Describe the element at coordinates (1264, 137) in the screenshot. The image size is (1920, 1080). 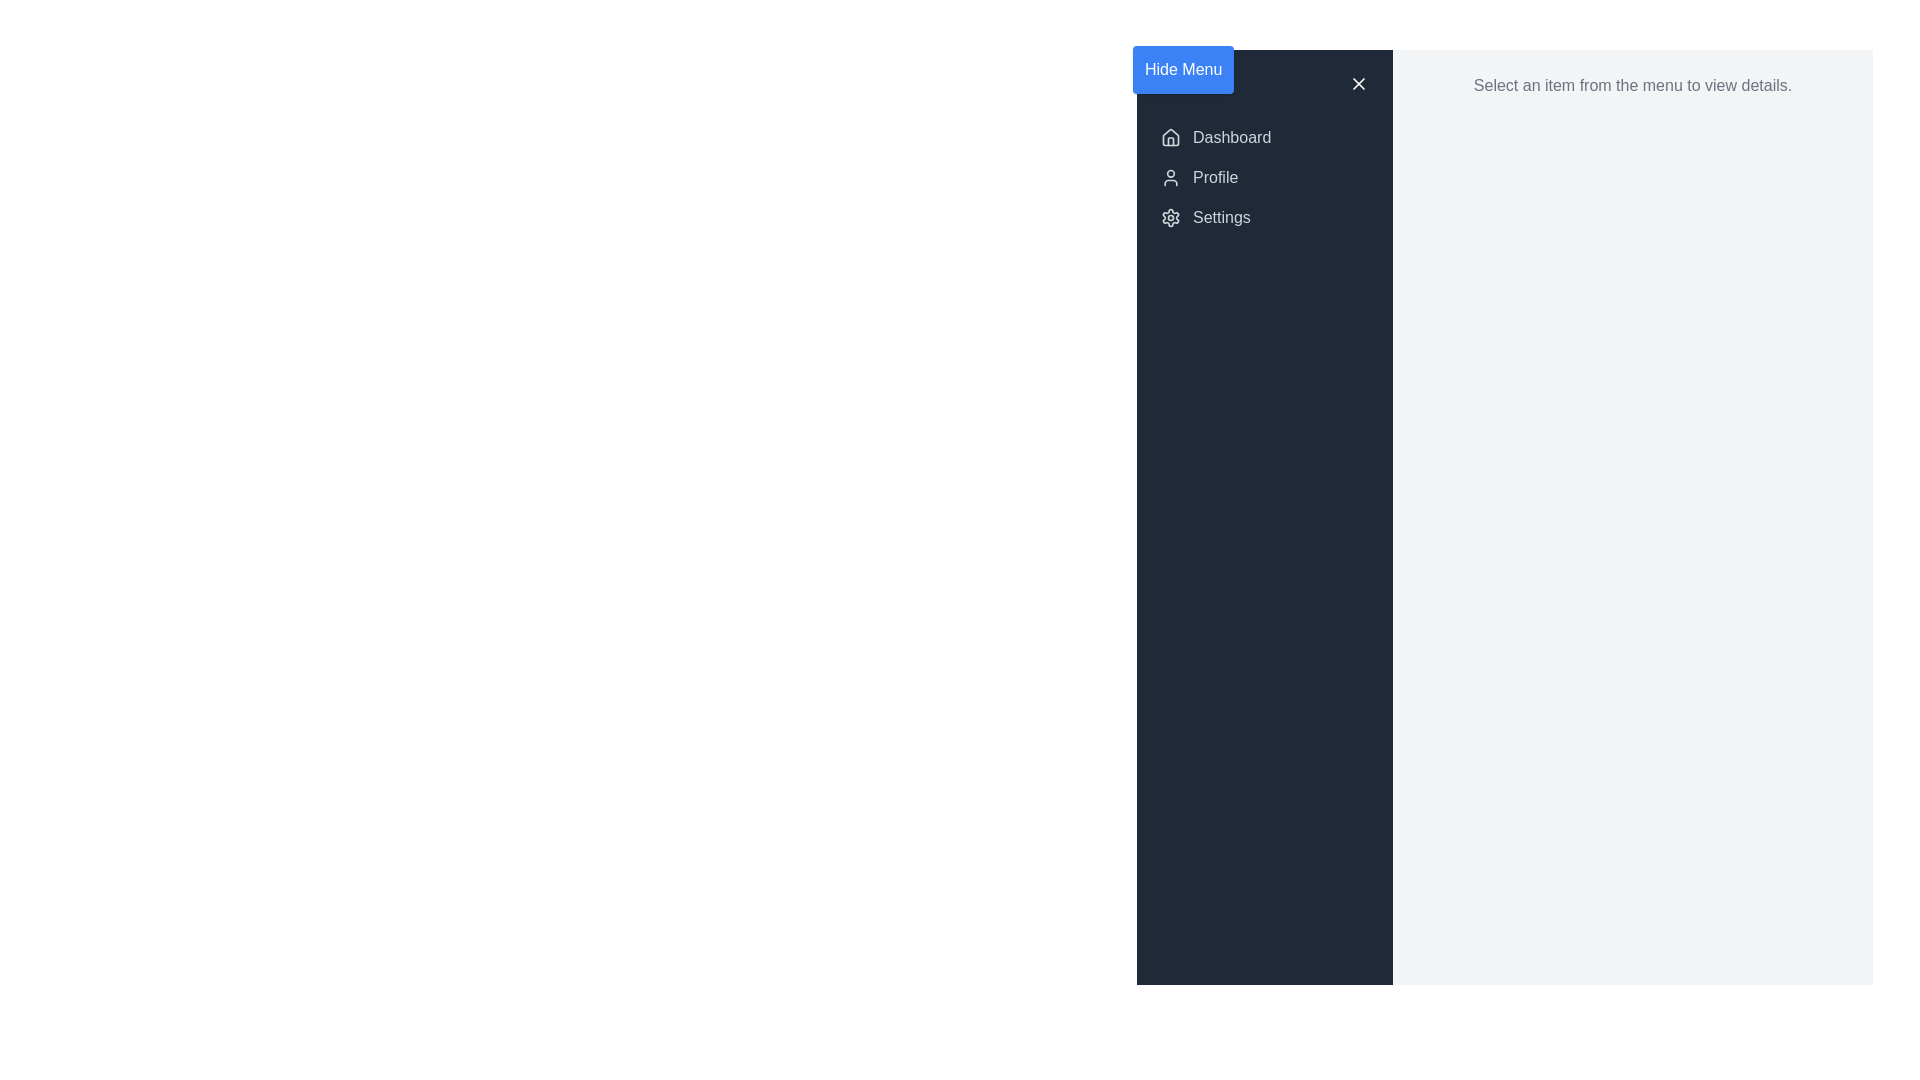
I see `the 'Dashboard' navigation item, which displays text in gray color with a house icon, positioned at the top of the sidebar menu list` at that location.